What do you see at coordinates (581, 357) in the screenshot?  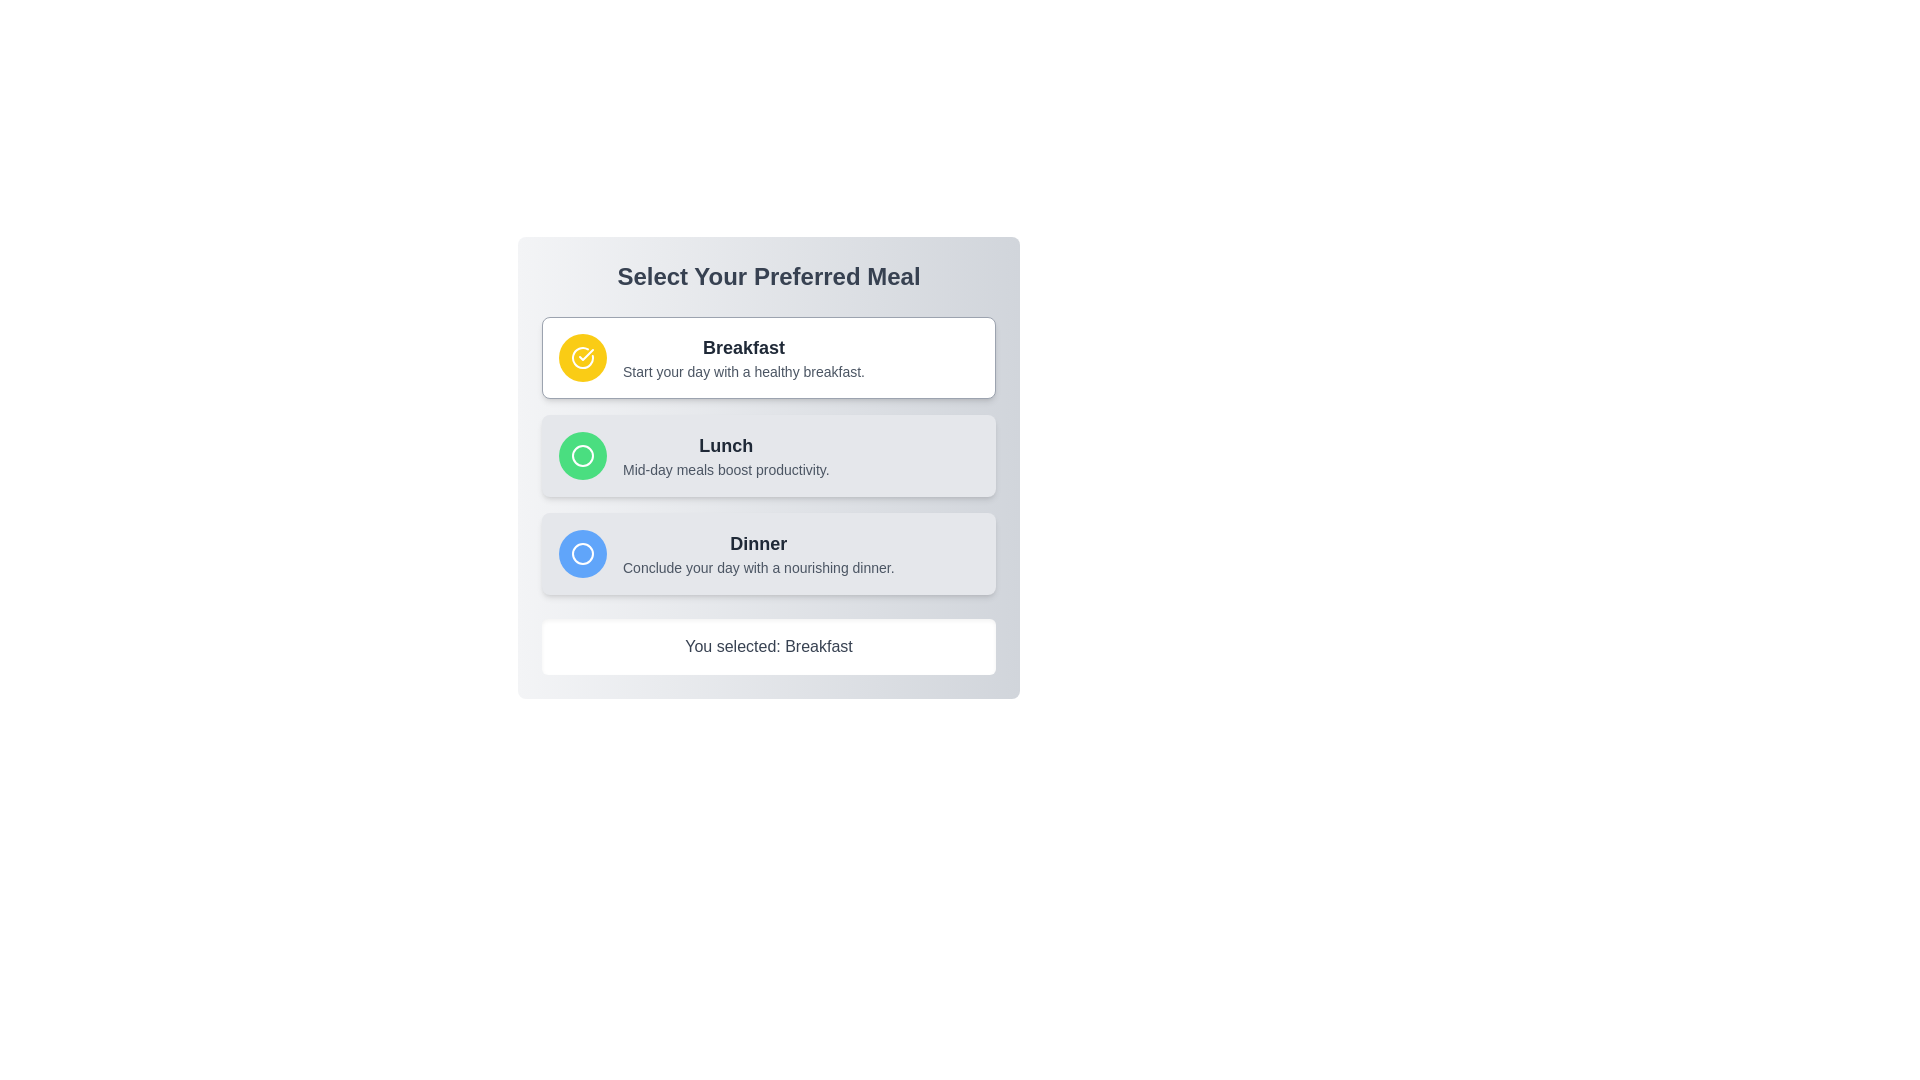 I see `the 'Breakfast' icon located in the first option of the vertical list of options, which serves as an emphasis marker` at bounding box center [581, 357].